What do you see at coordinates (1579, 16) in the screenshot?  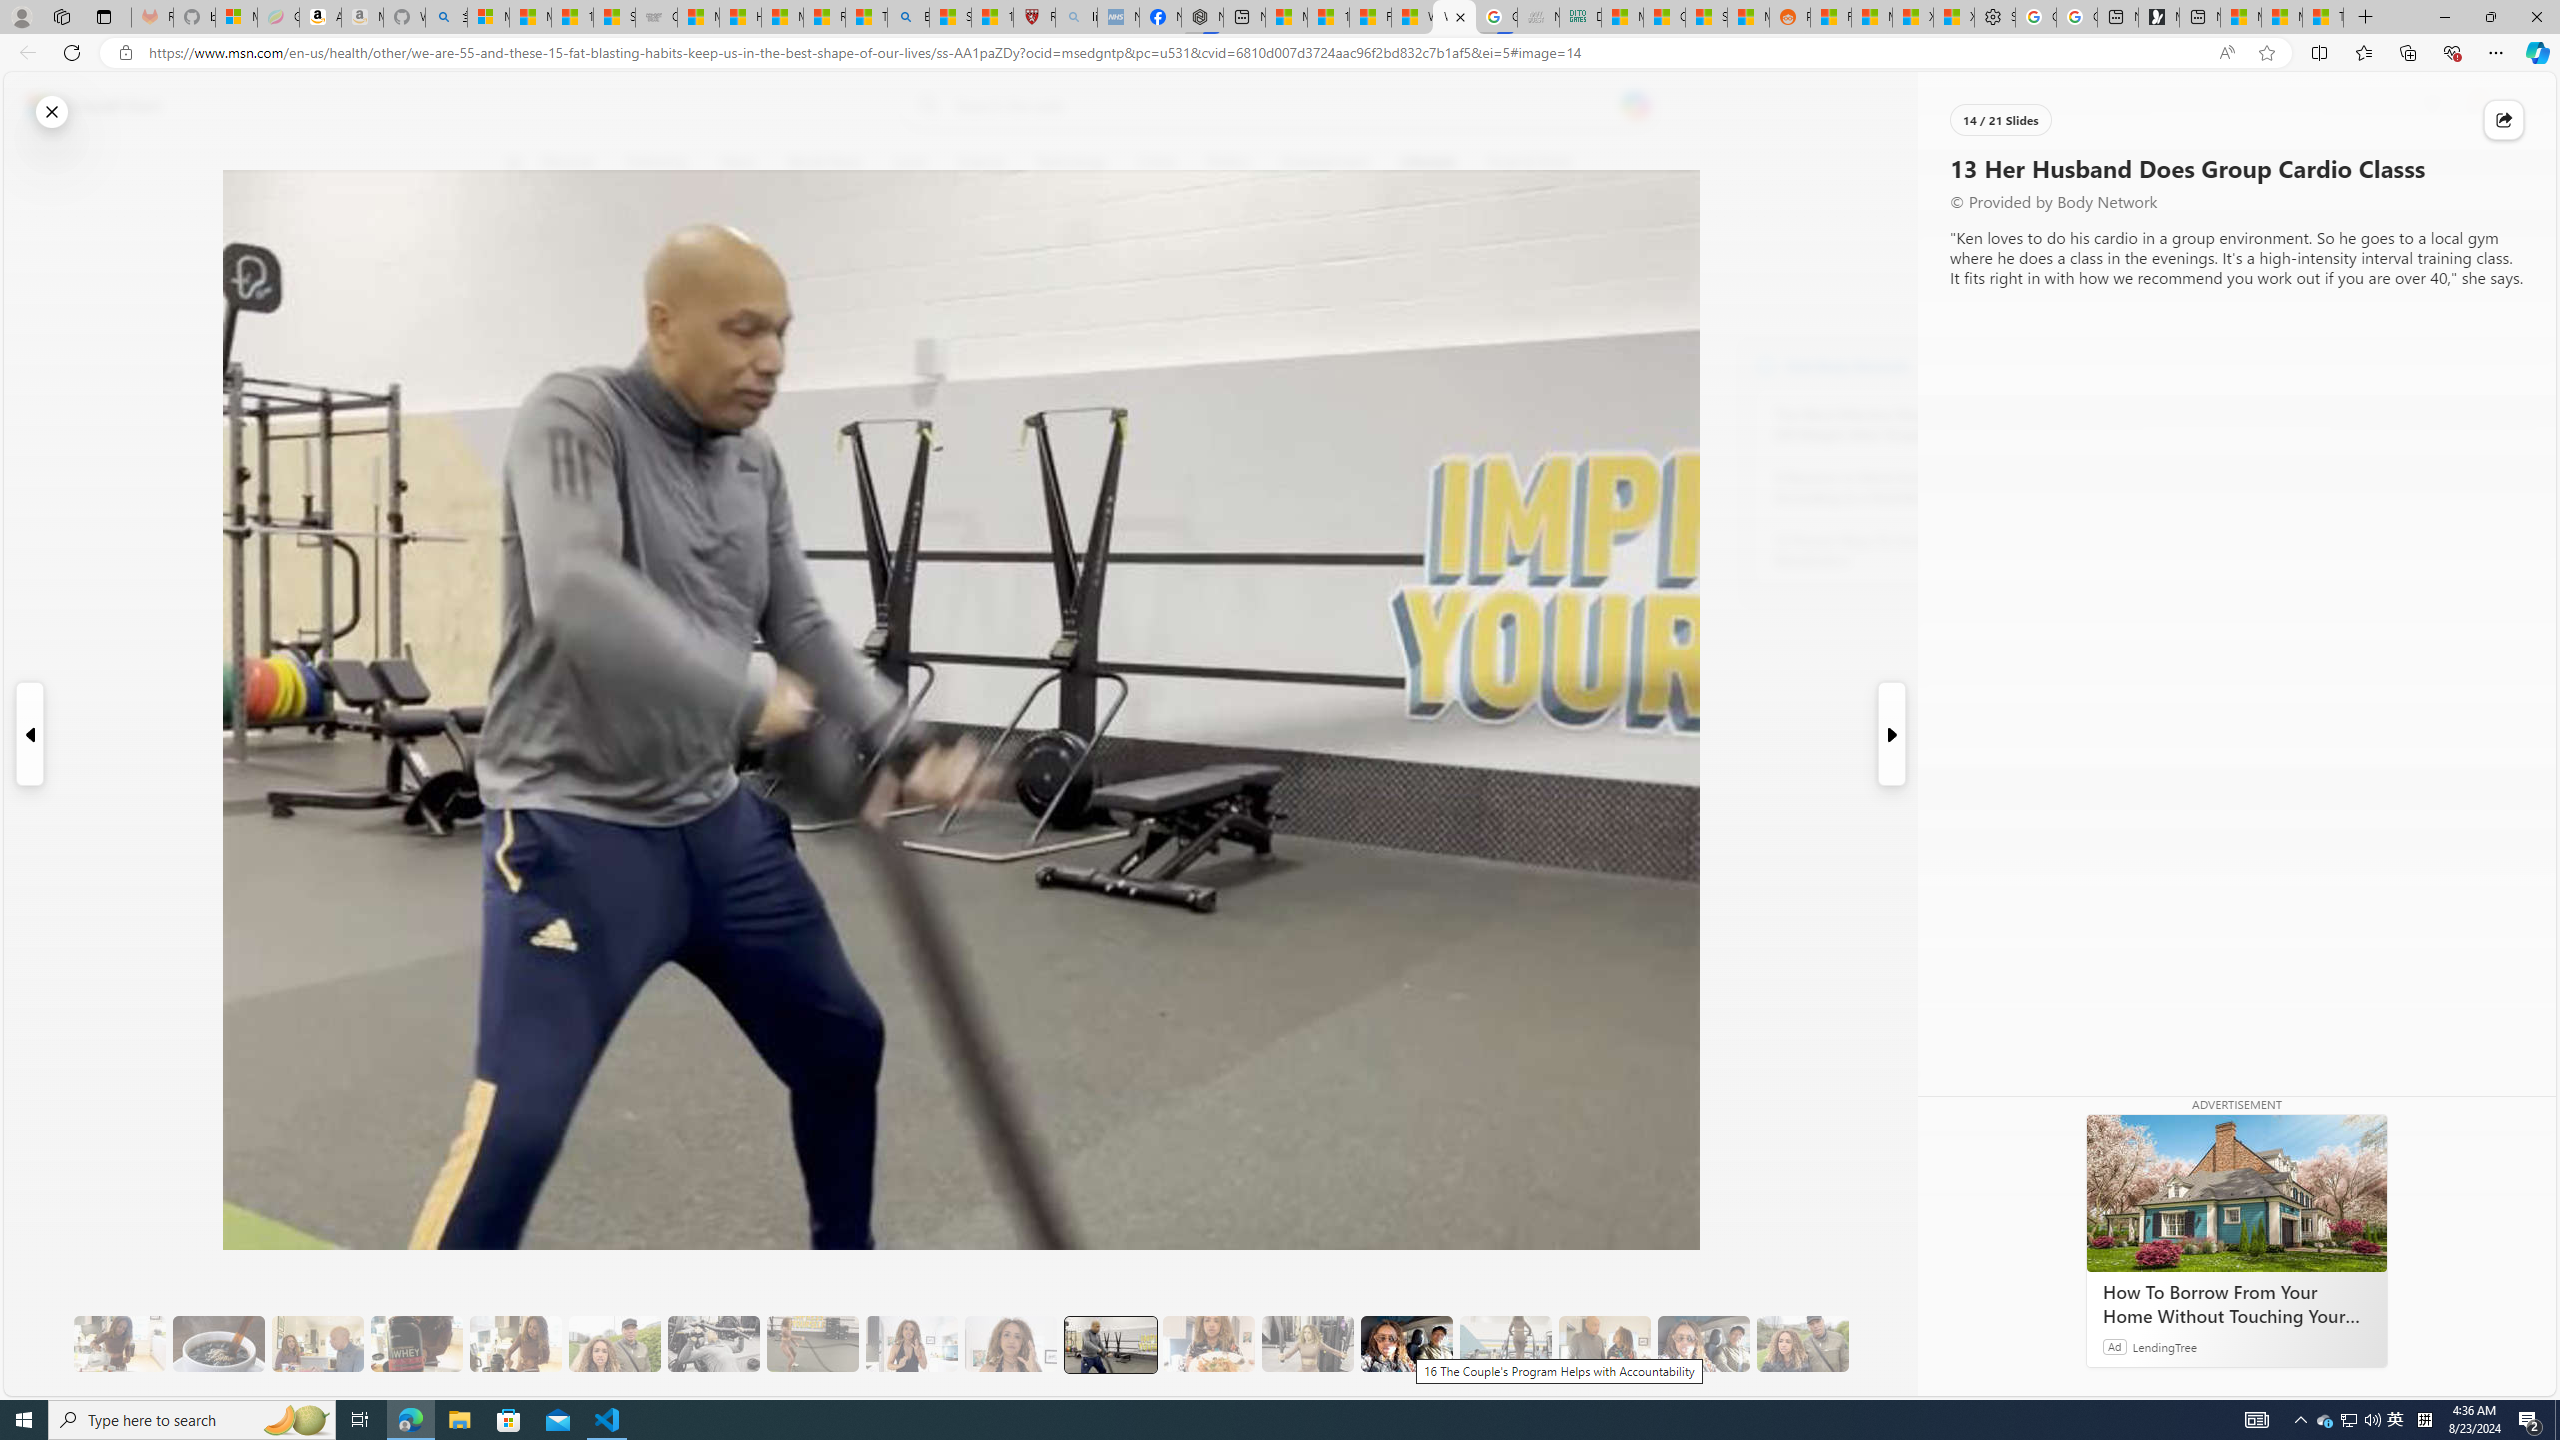 I see `'DITOGAMES AG Imprint'` at bounding box center [1579, 16].